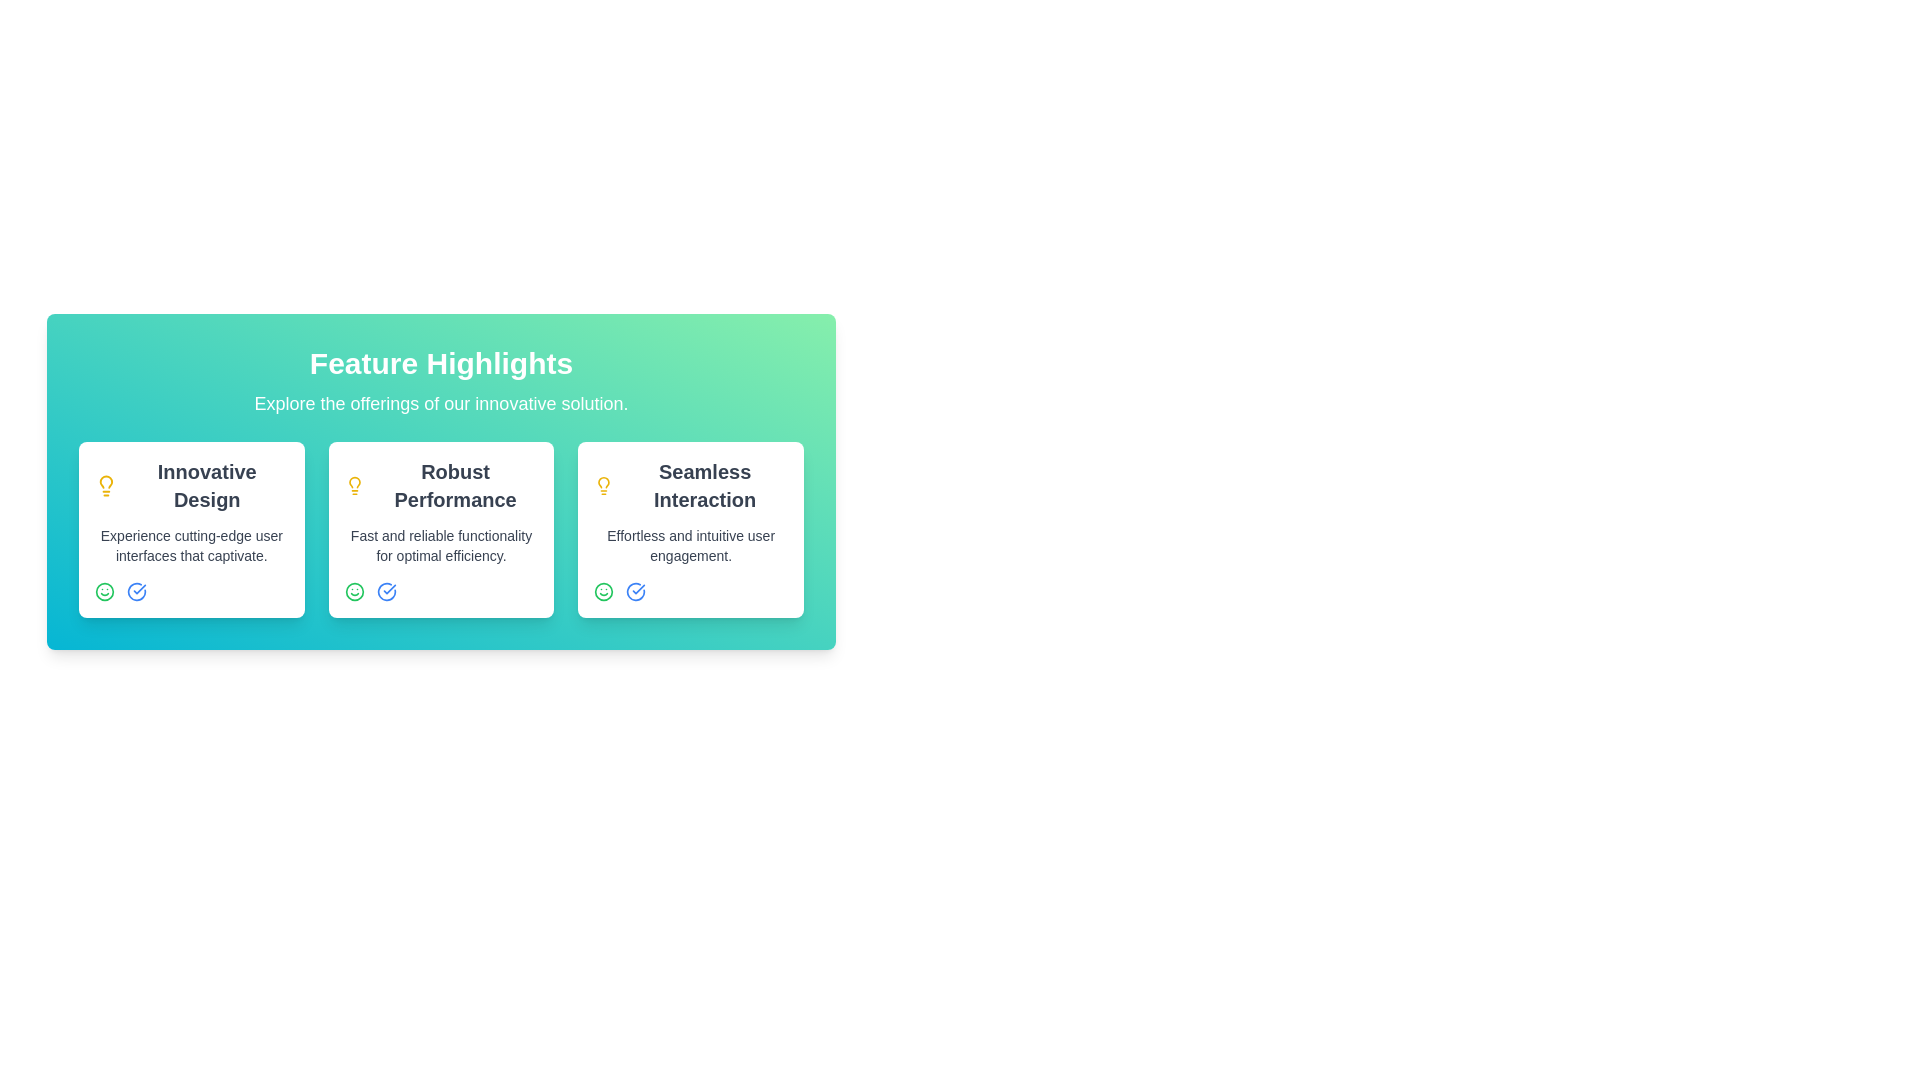  I want to click on the lightbulb icon located at the top-left of the 'Seamless Interaction' card to trigger a tooltip or visual feedback, so click(603, 486).